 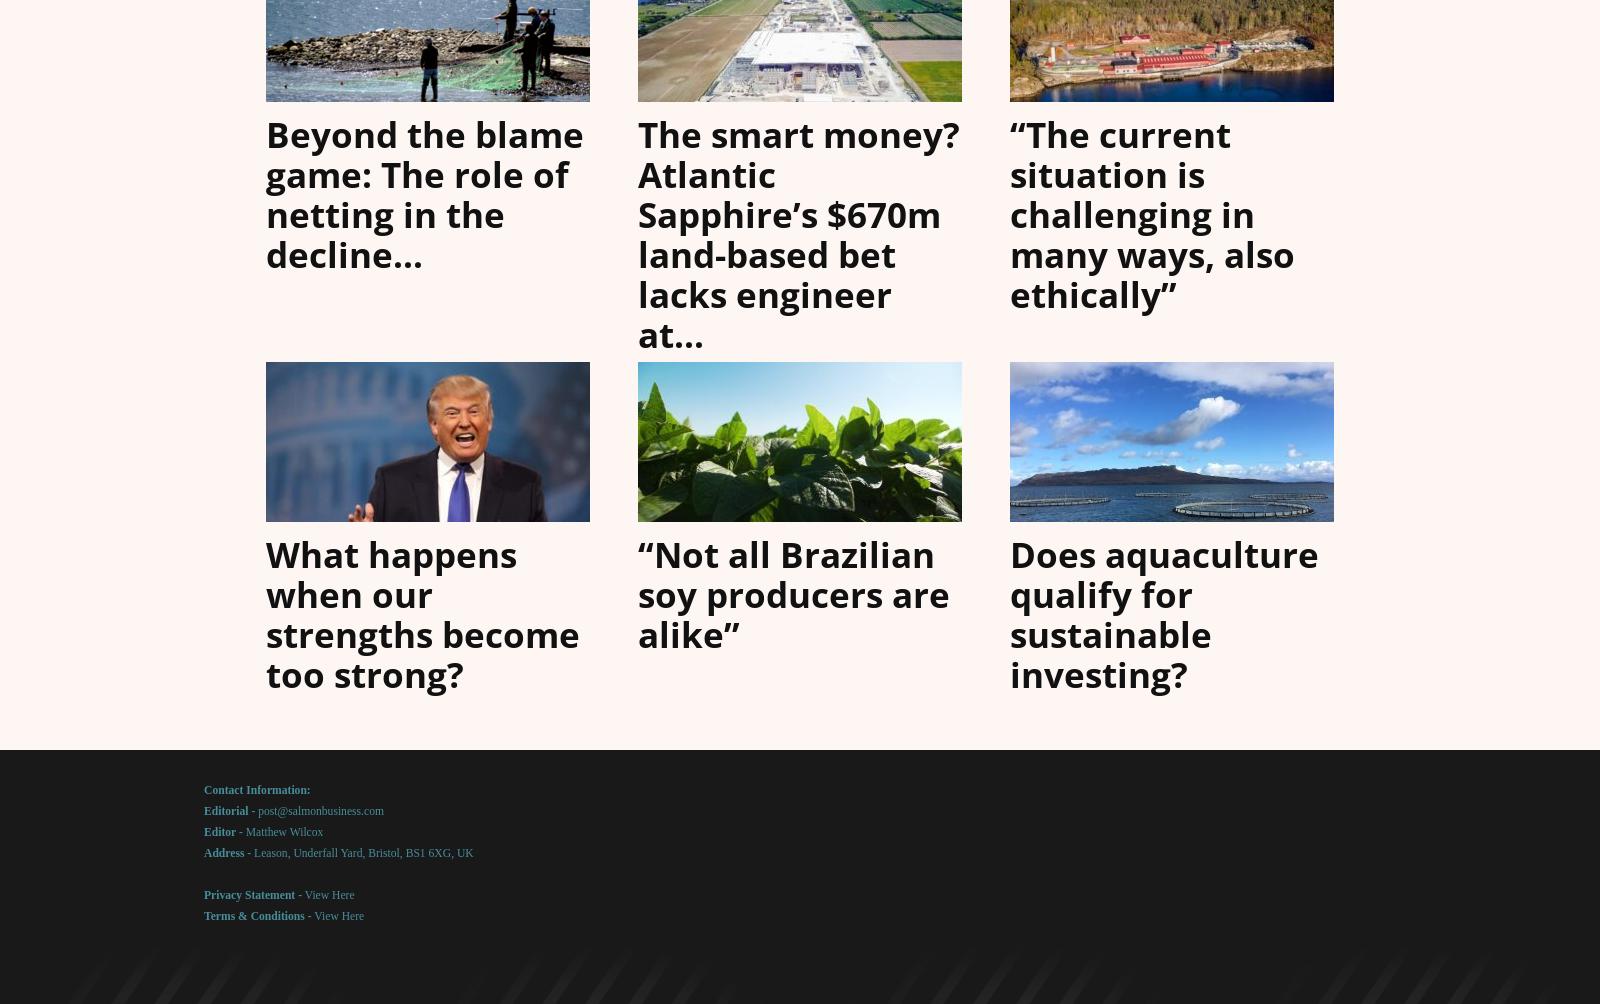 What do you see at coordinates (799, 232) in the screenshot?
I see `'The smart money? Atlantic Sapphire’s $670m land-based bet lacks engineer at...'` at bounding box center [799, 232].